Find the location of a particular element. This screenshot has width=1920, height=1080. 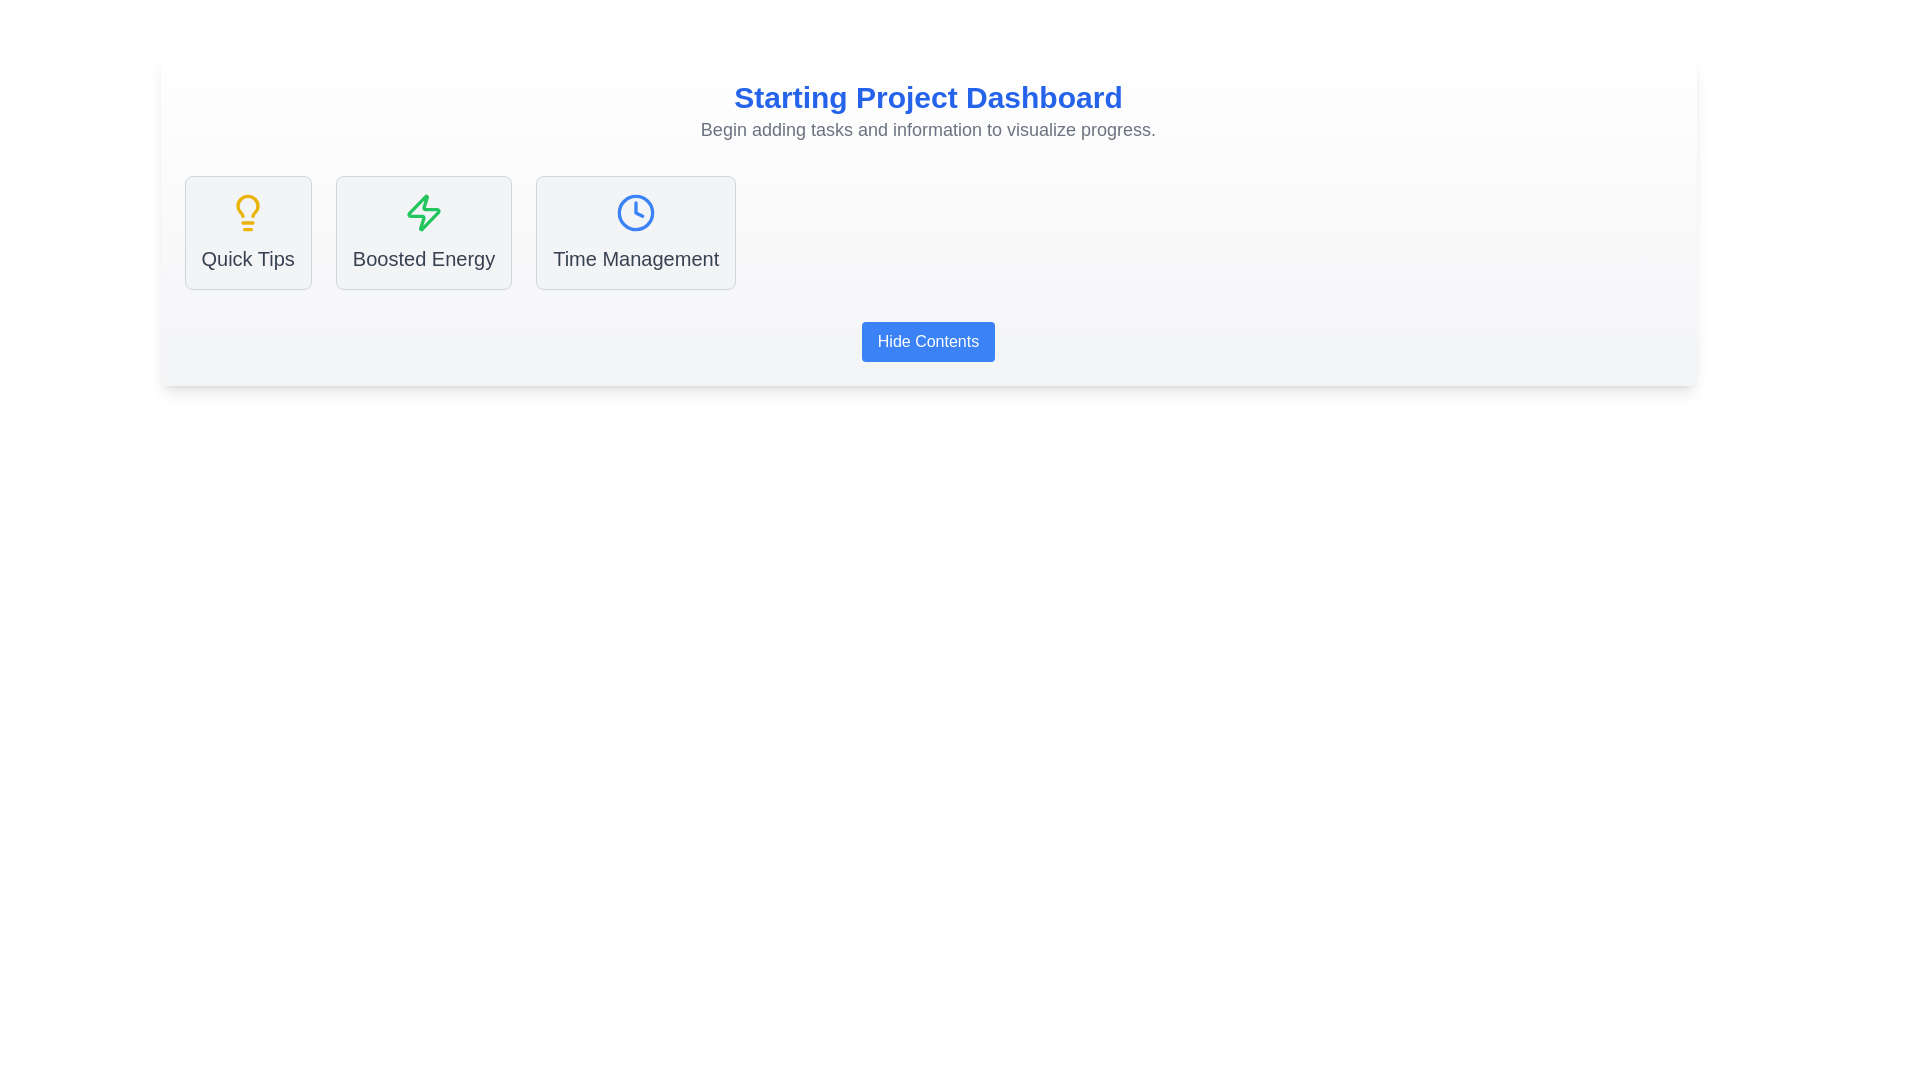

the 'Quick Tips' icon that is centrally placed within the 'Quick Tips' card, located above the text 'Quick Tips' is located at coordinates (247, 212).